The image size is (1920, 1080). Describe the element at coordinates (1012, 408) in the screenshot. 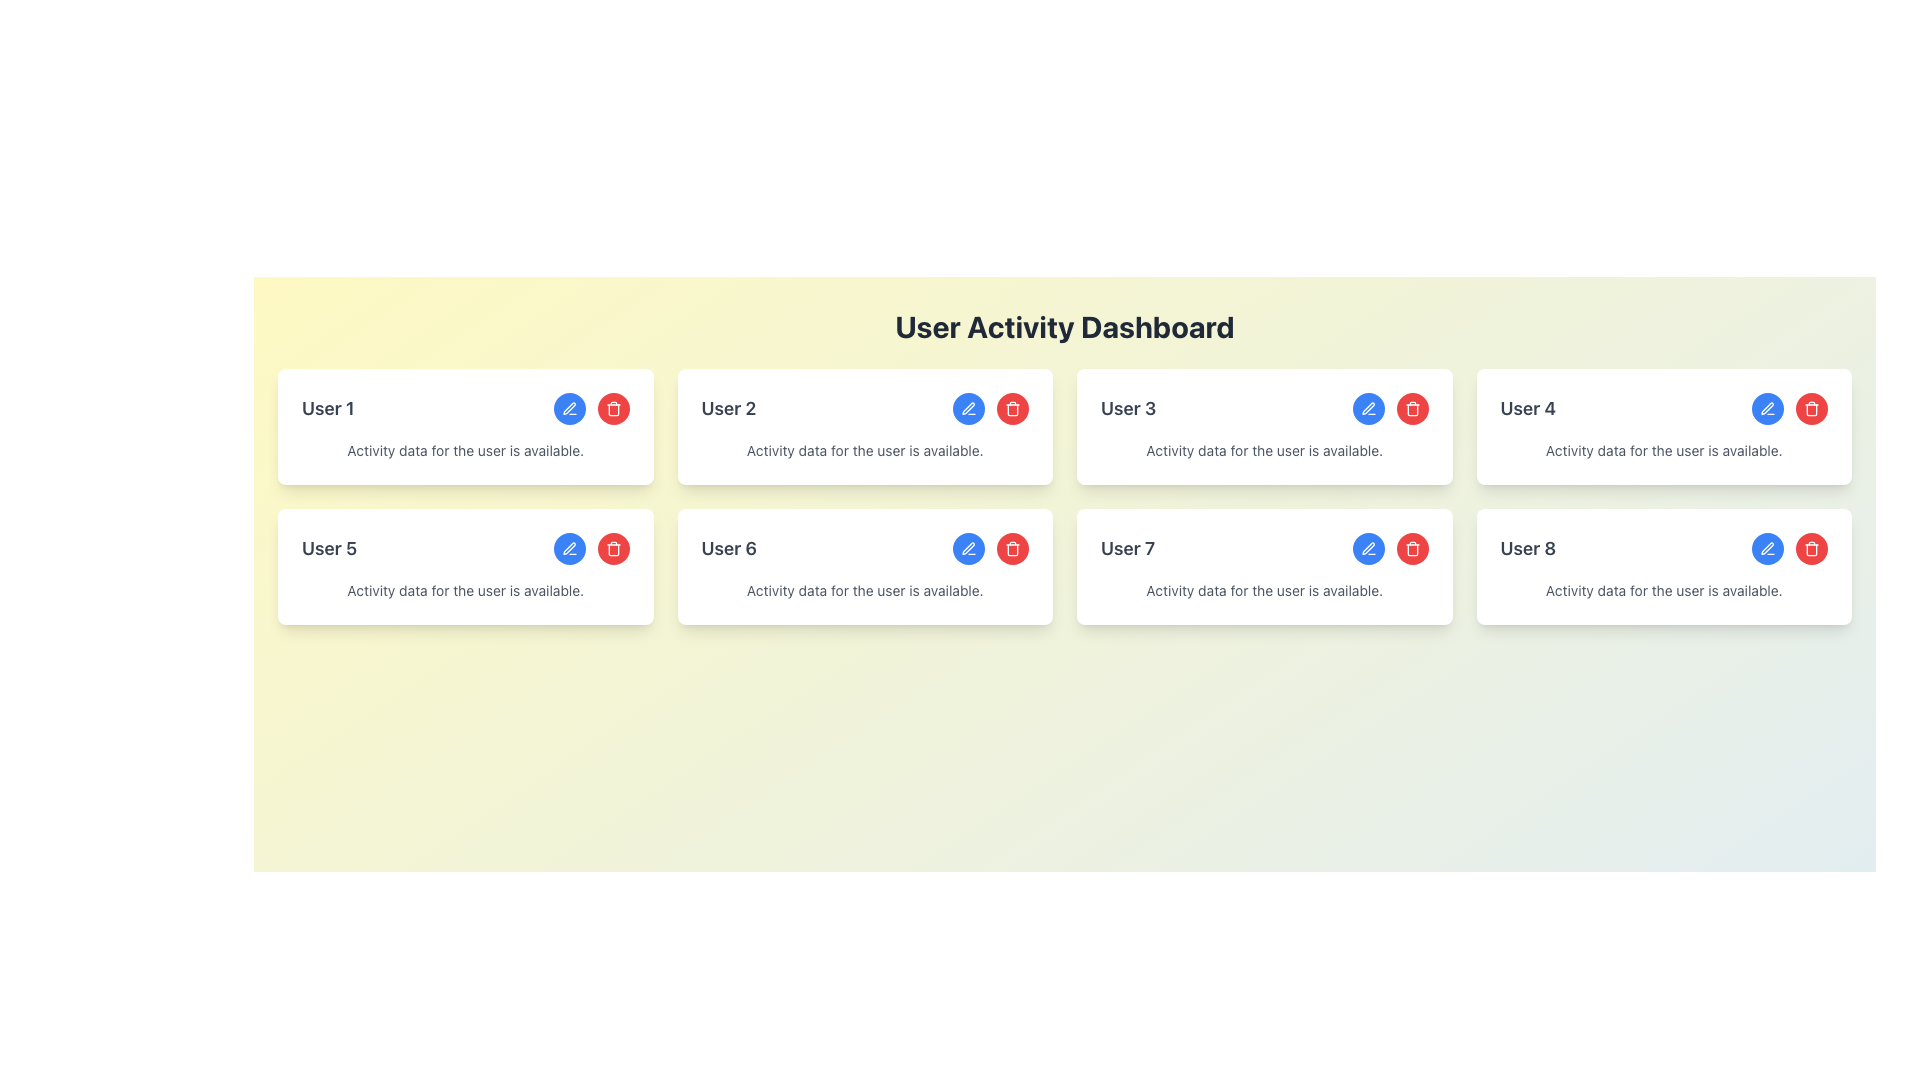

I see `the trash icon located` at that location.